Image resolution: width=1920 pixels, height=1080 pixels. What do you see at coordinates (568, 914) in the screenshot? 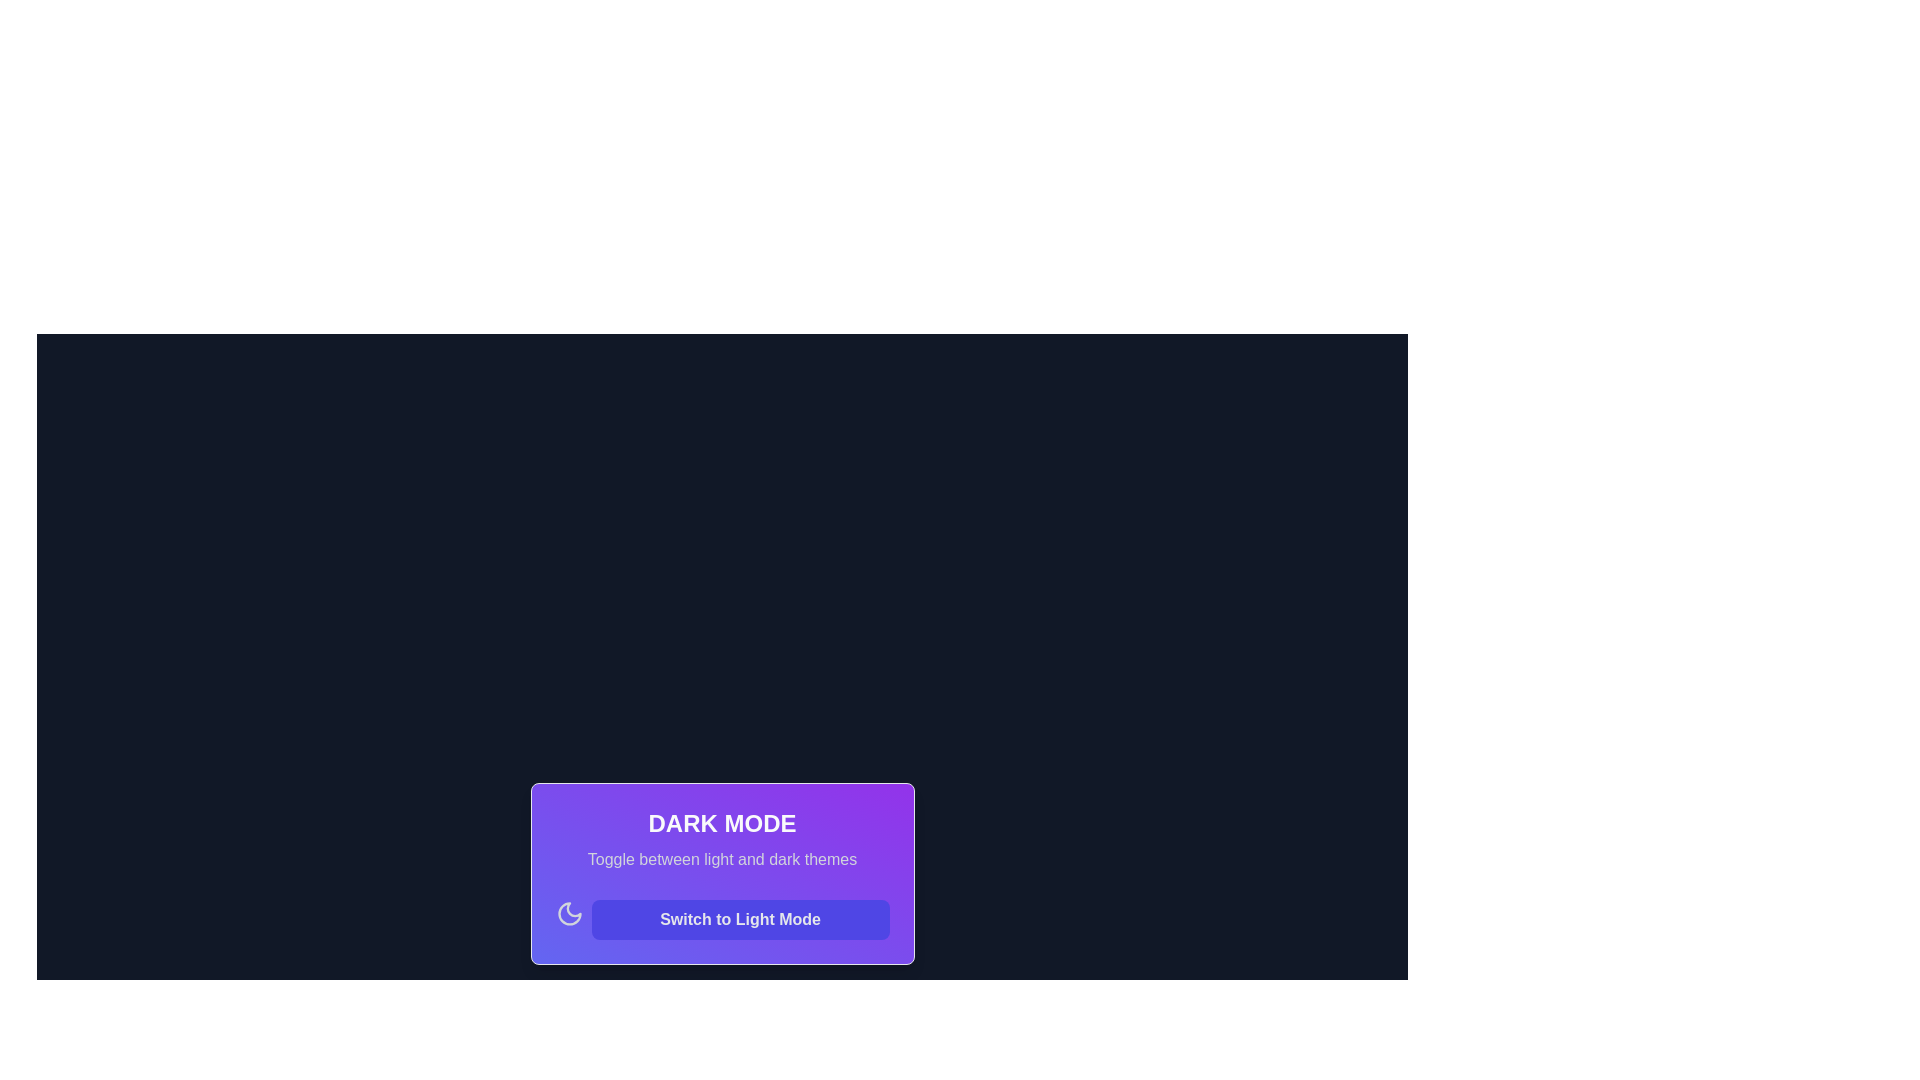
I see `the Dark Mode icon, which visually represents the concept of toggling between light and dark themes, located in the bottom section of the interface inside a purple card labeled 'DARK MODE'` at bounding box center [568, 914].